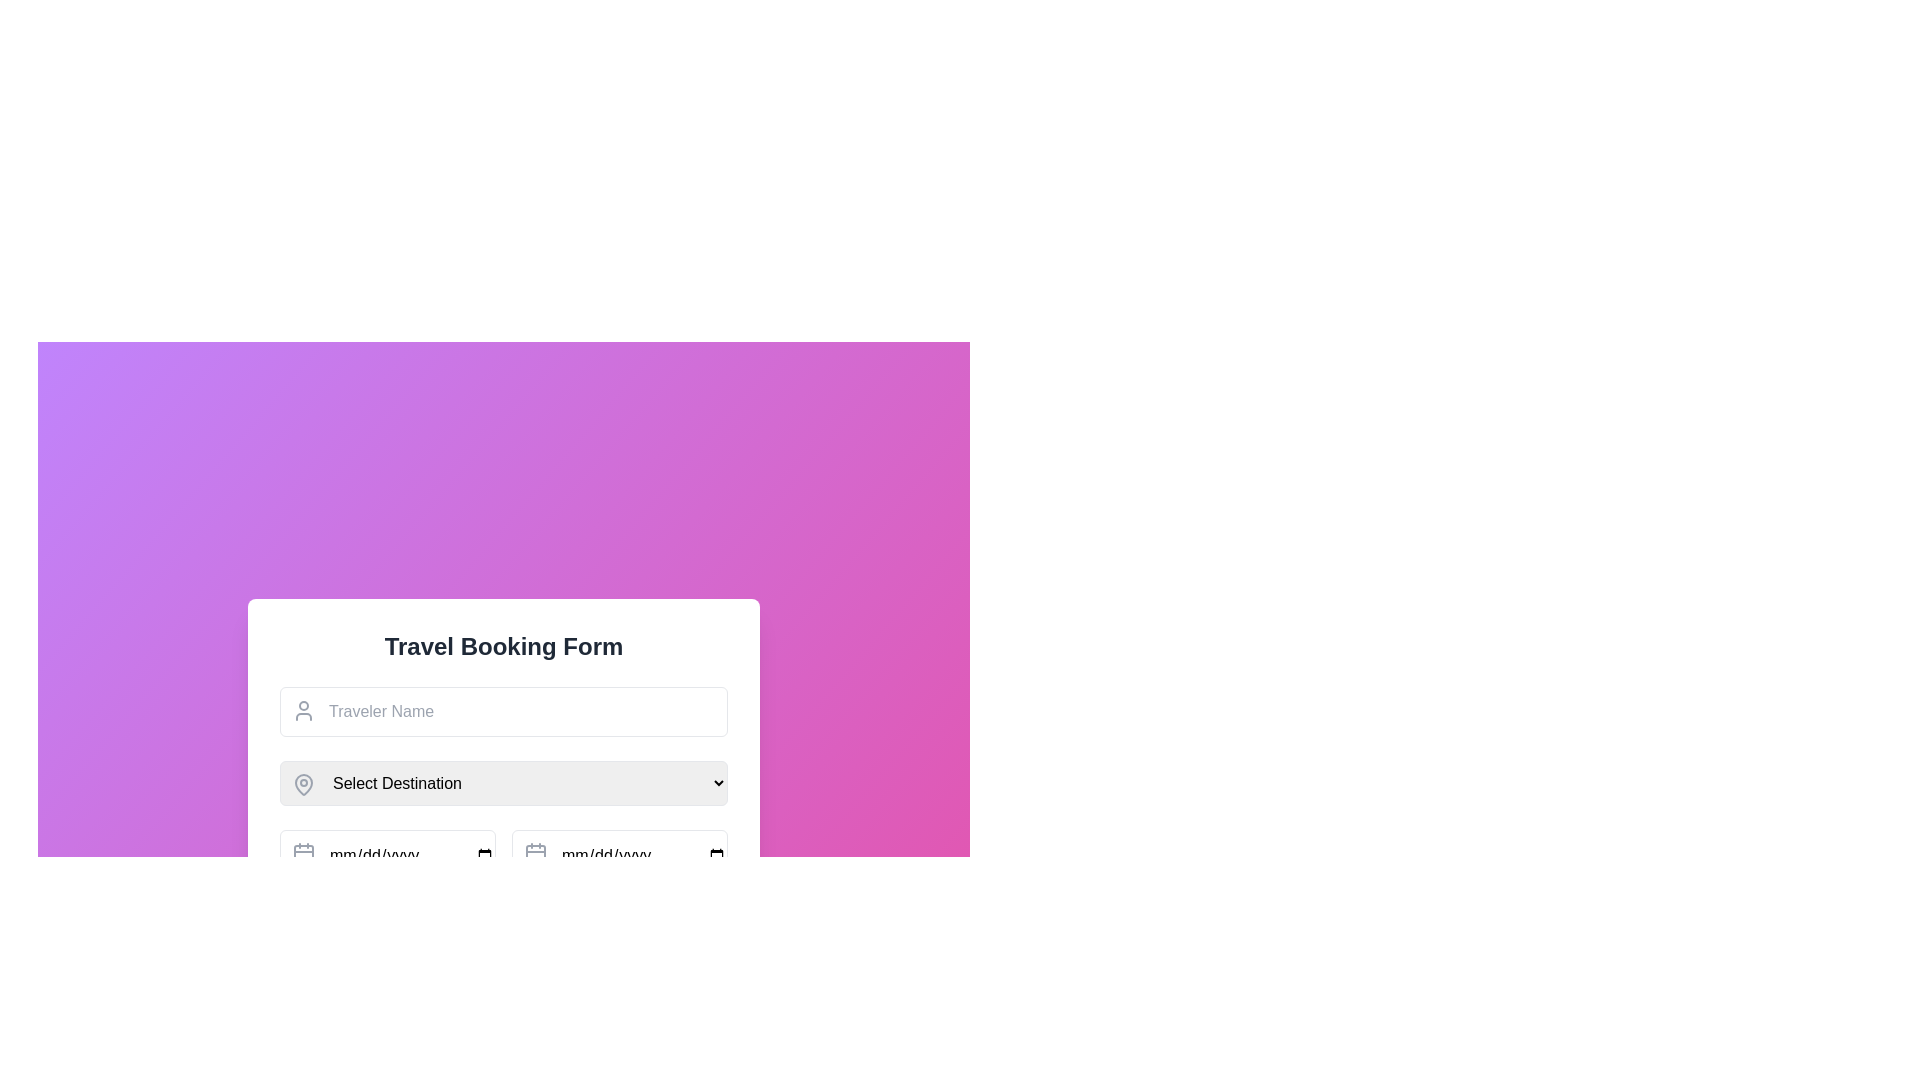 This screenshot has height=1080, width=1920. Describe the element at coordinates (536, 853) in the screenshot. I see `the calendar icon in light gray, located in the end date selection field of the travel booking form` at that location.